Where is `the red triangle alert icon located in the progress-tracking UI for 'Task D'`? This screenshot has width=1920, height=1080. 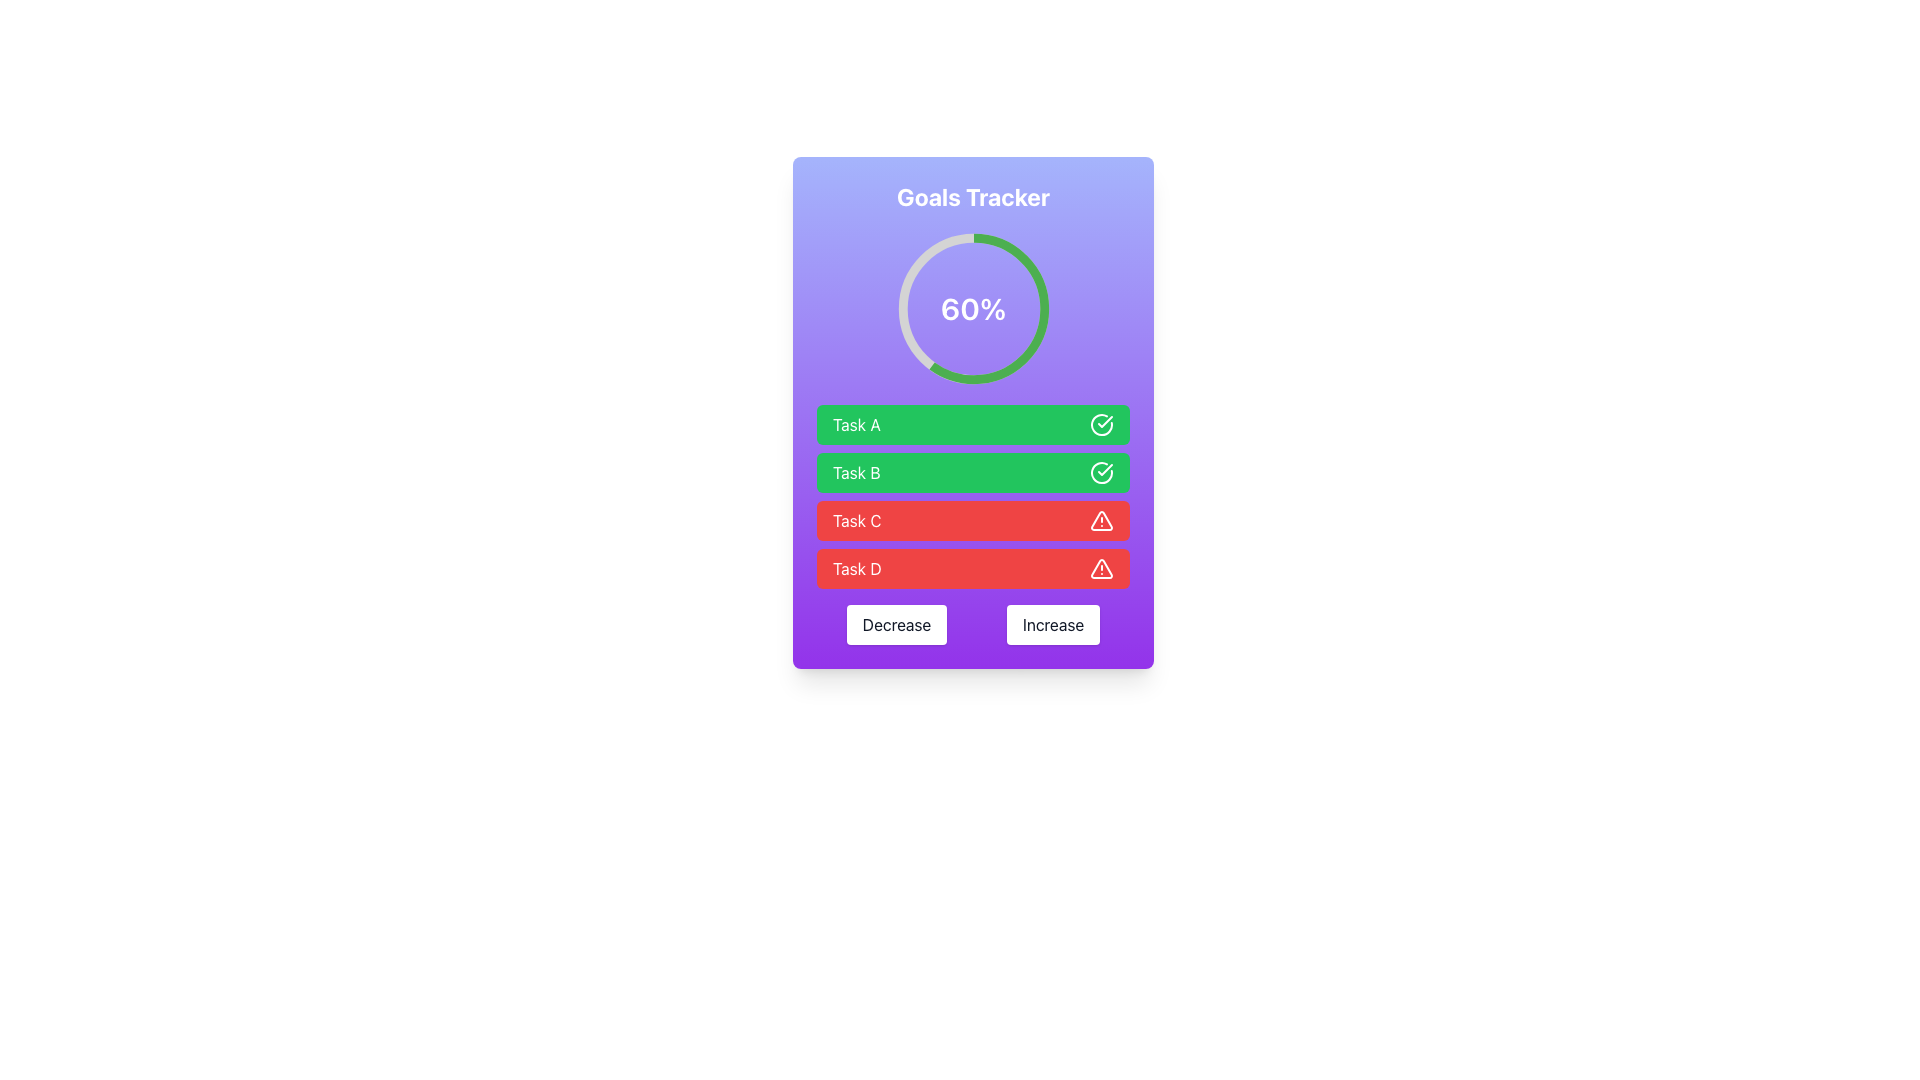
the red triangle alert icon located in the progress-tracking UI for 'Task D' is located at coordinates (1101, 568).